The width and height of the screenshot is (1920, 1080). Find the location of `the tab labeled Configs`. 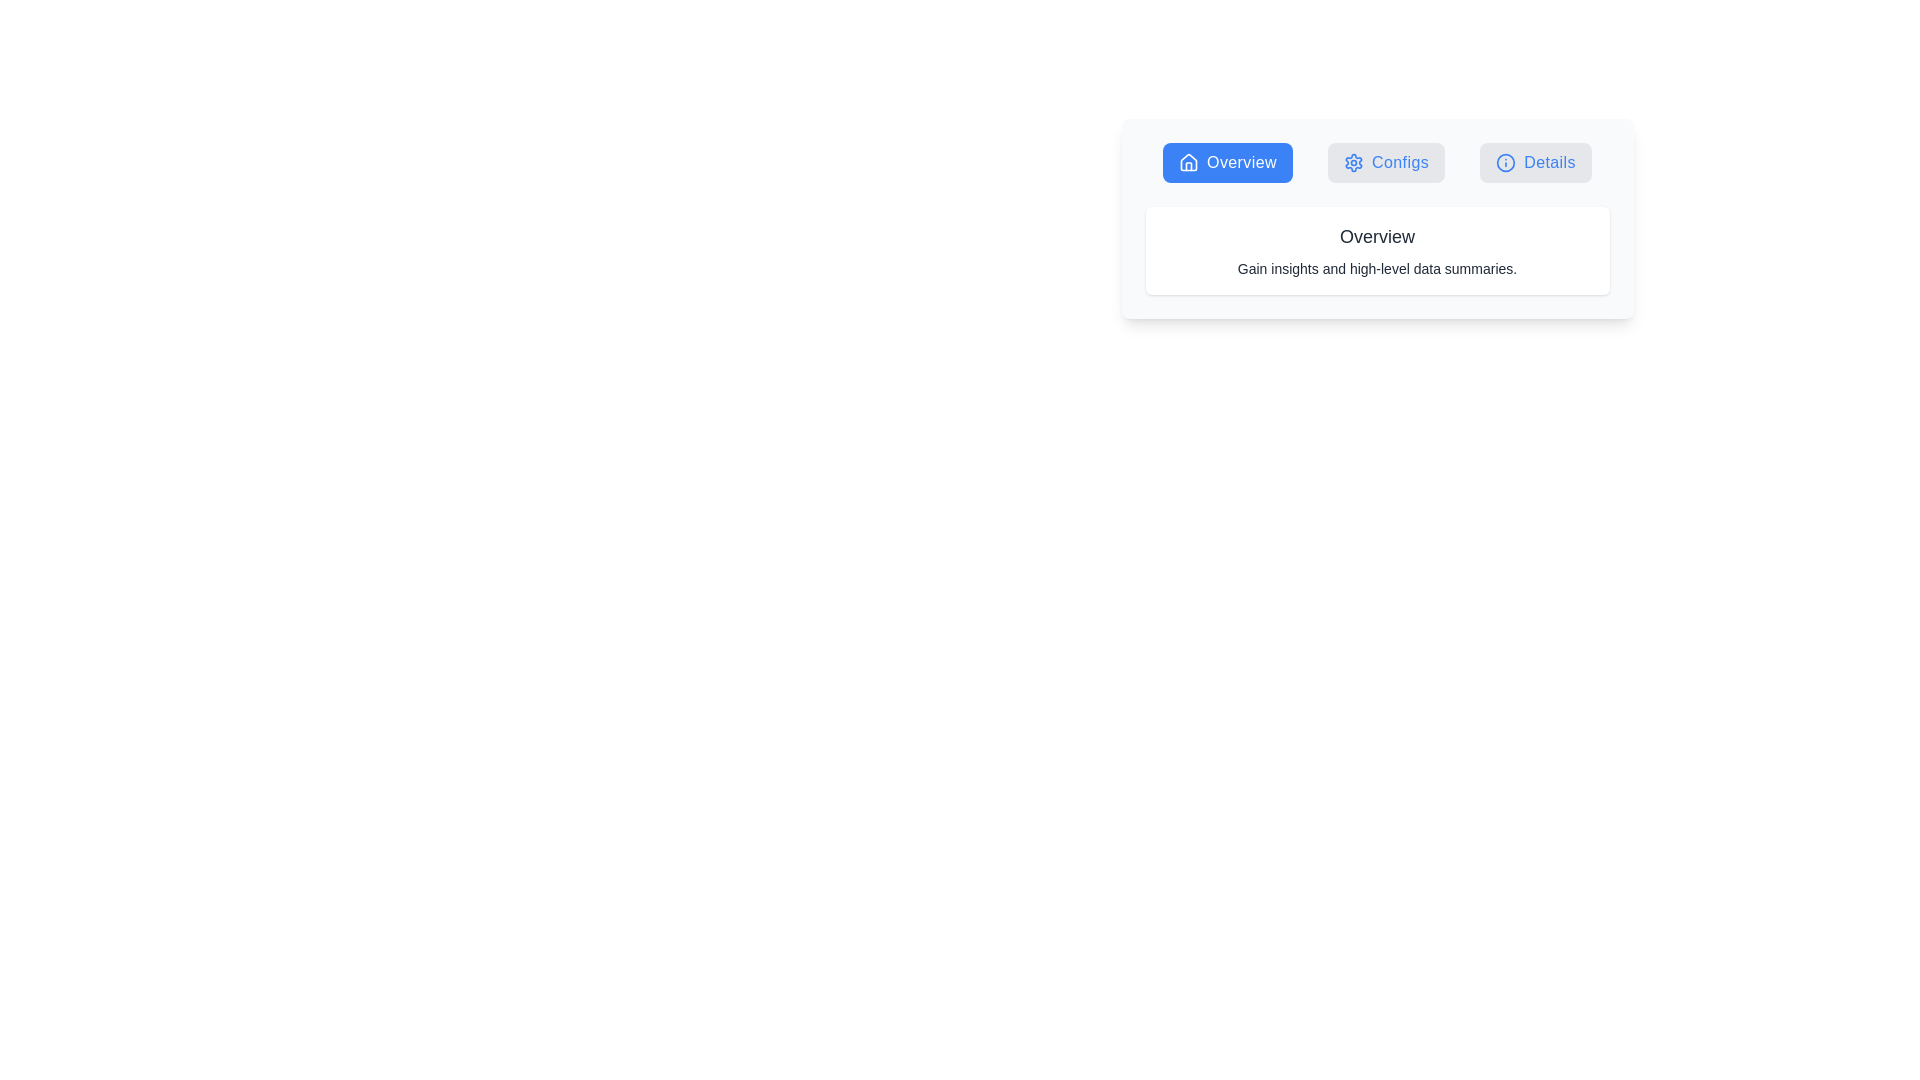

the tab labeled Configs is located at coordinates (1385, 161).